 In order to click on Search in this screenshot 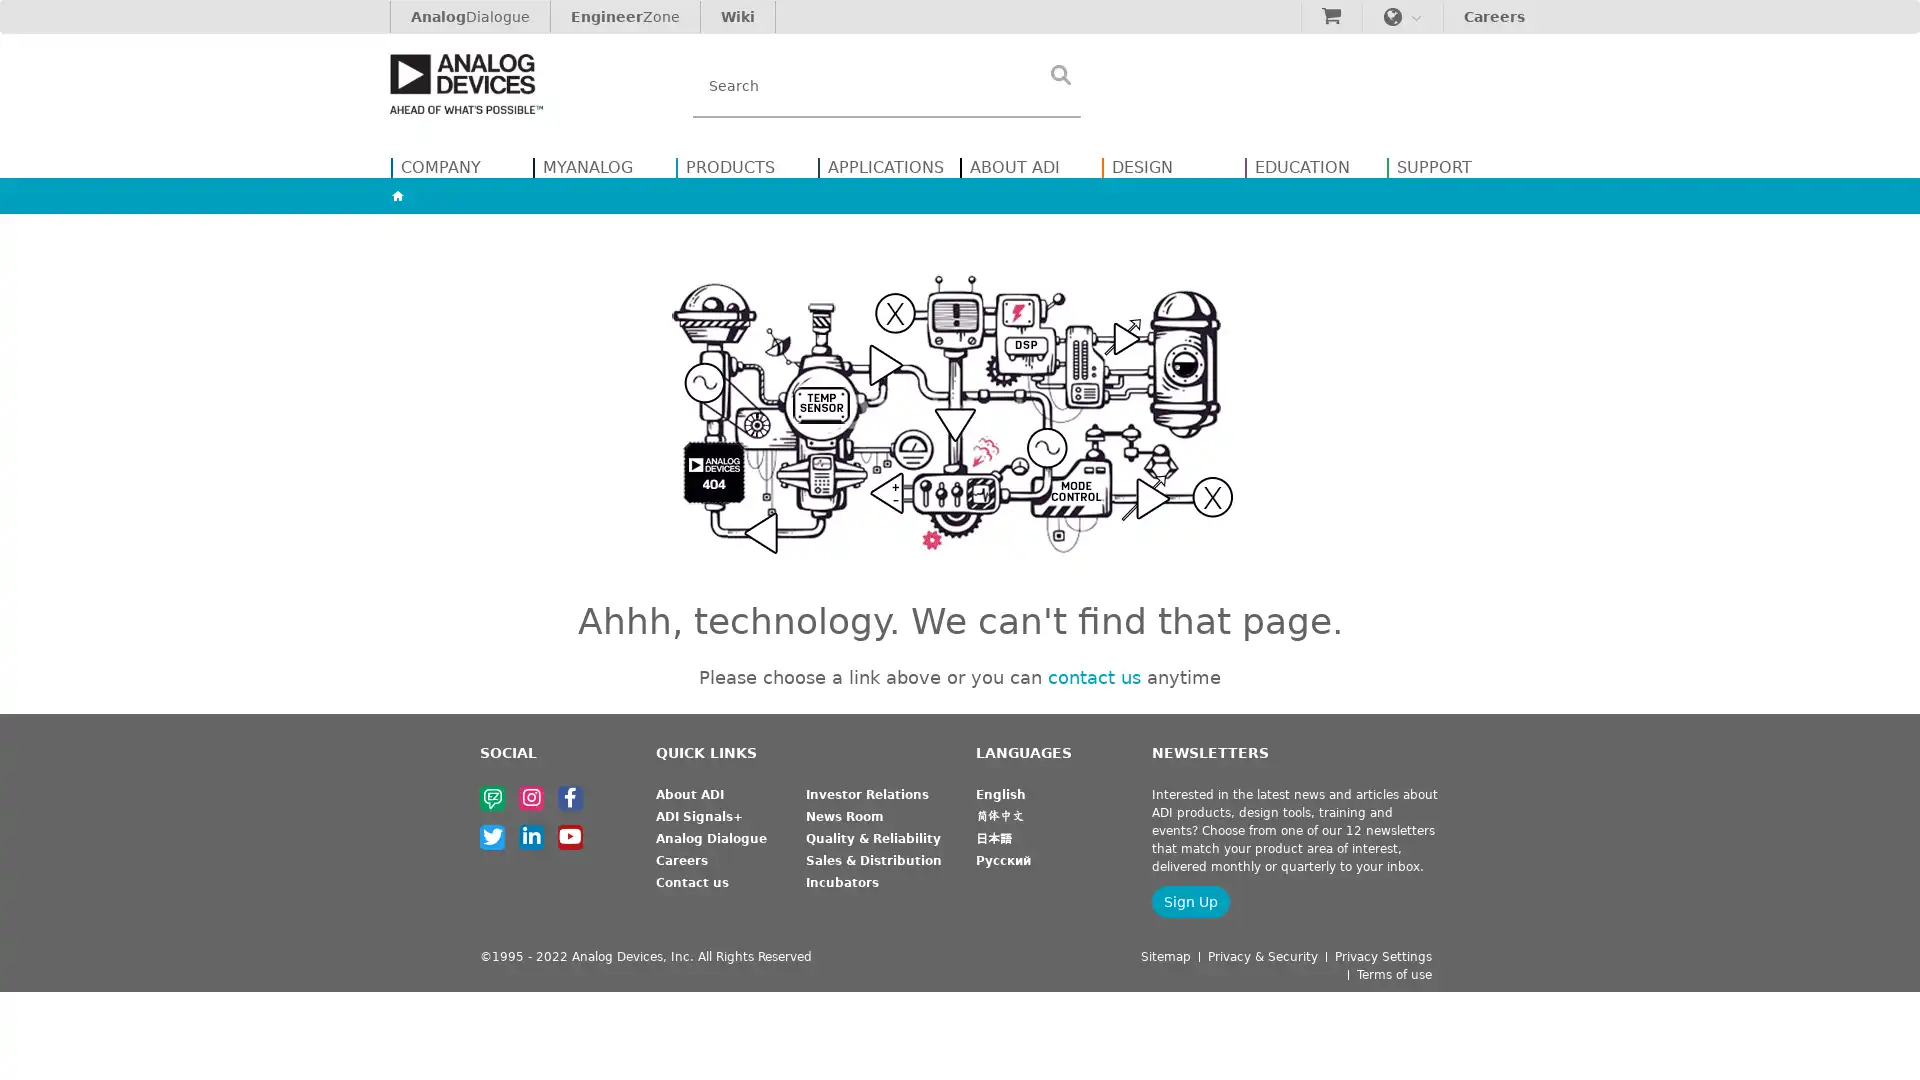, I will do `click(1059, 73)`.